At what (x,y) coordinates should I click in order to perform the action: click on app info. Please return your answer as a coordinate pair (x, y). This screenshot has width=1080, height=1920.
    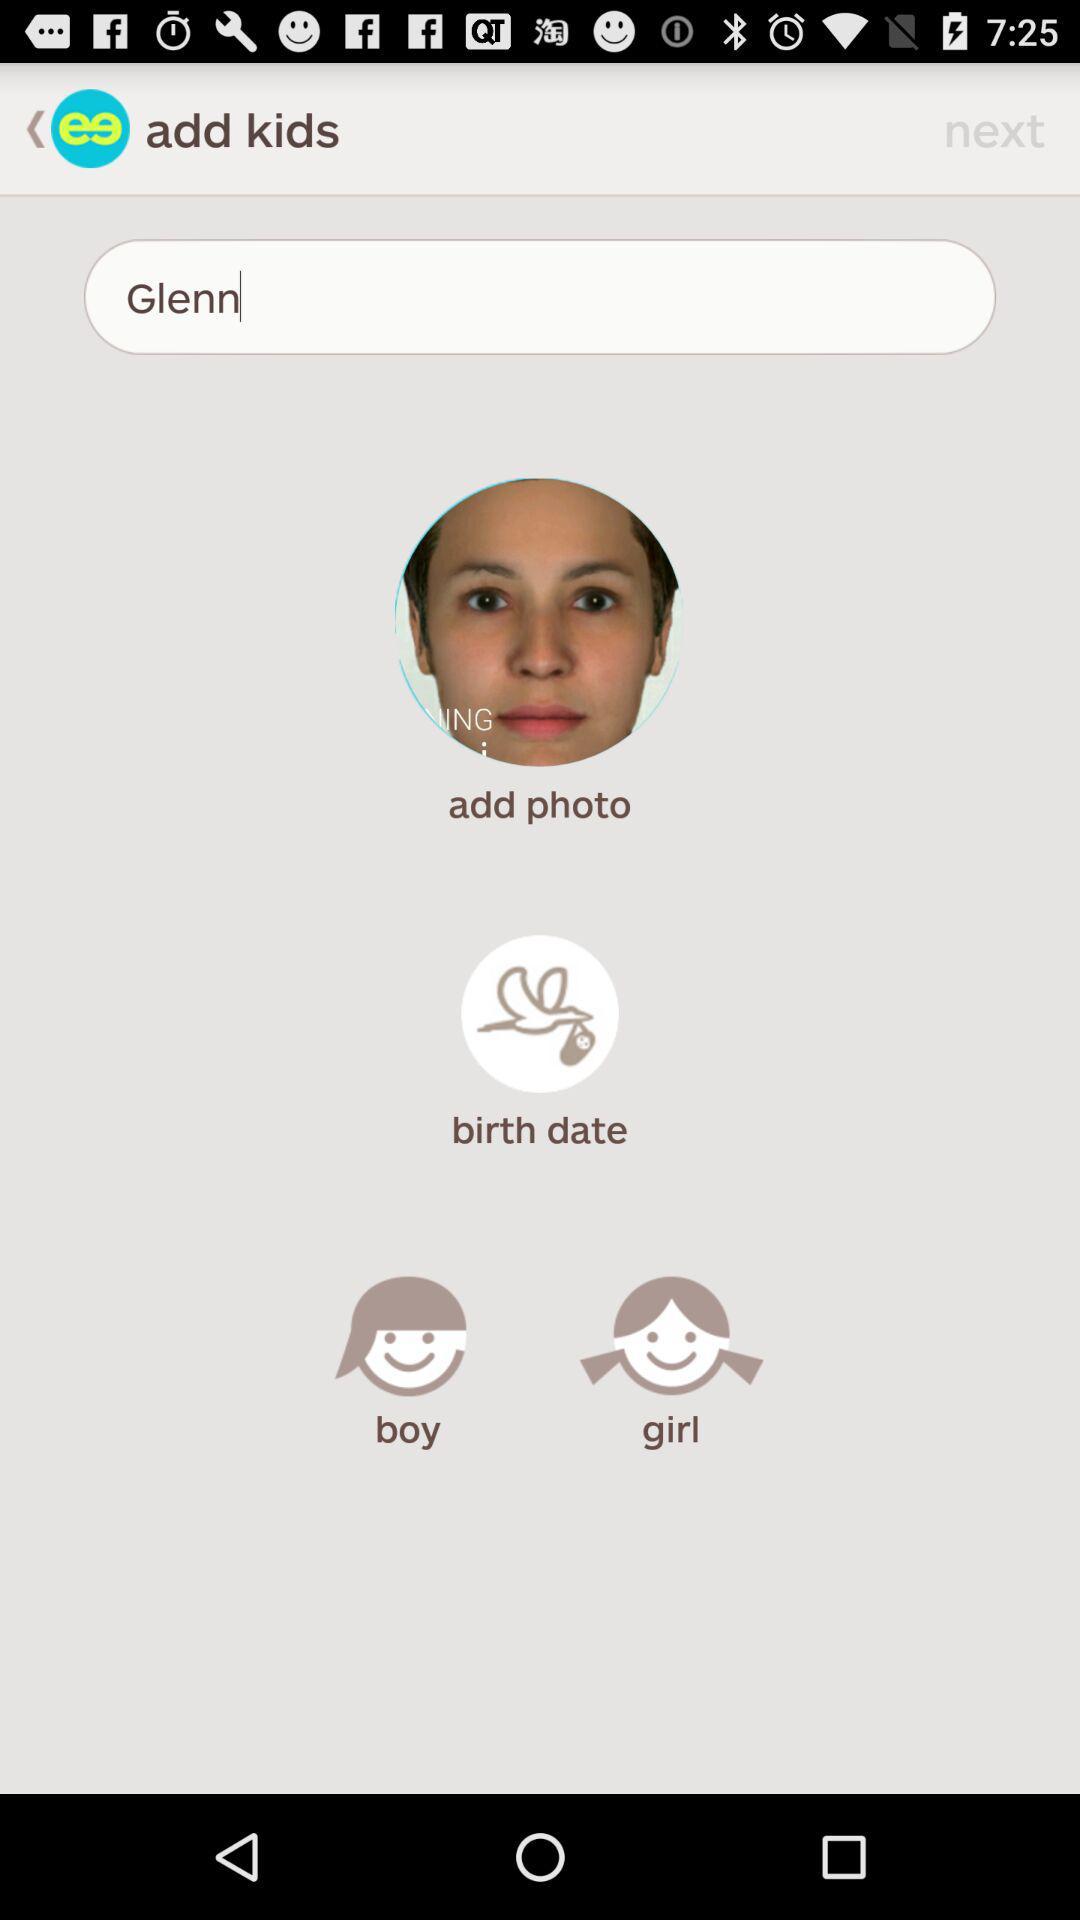
    Looking at the image, I should click on (90, 127).